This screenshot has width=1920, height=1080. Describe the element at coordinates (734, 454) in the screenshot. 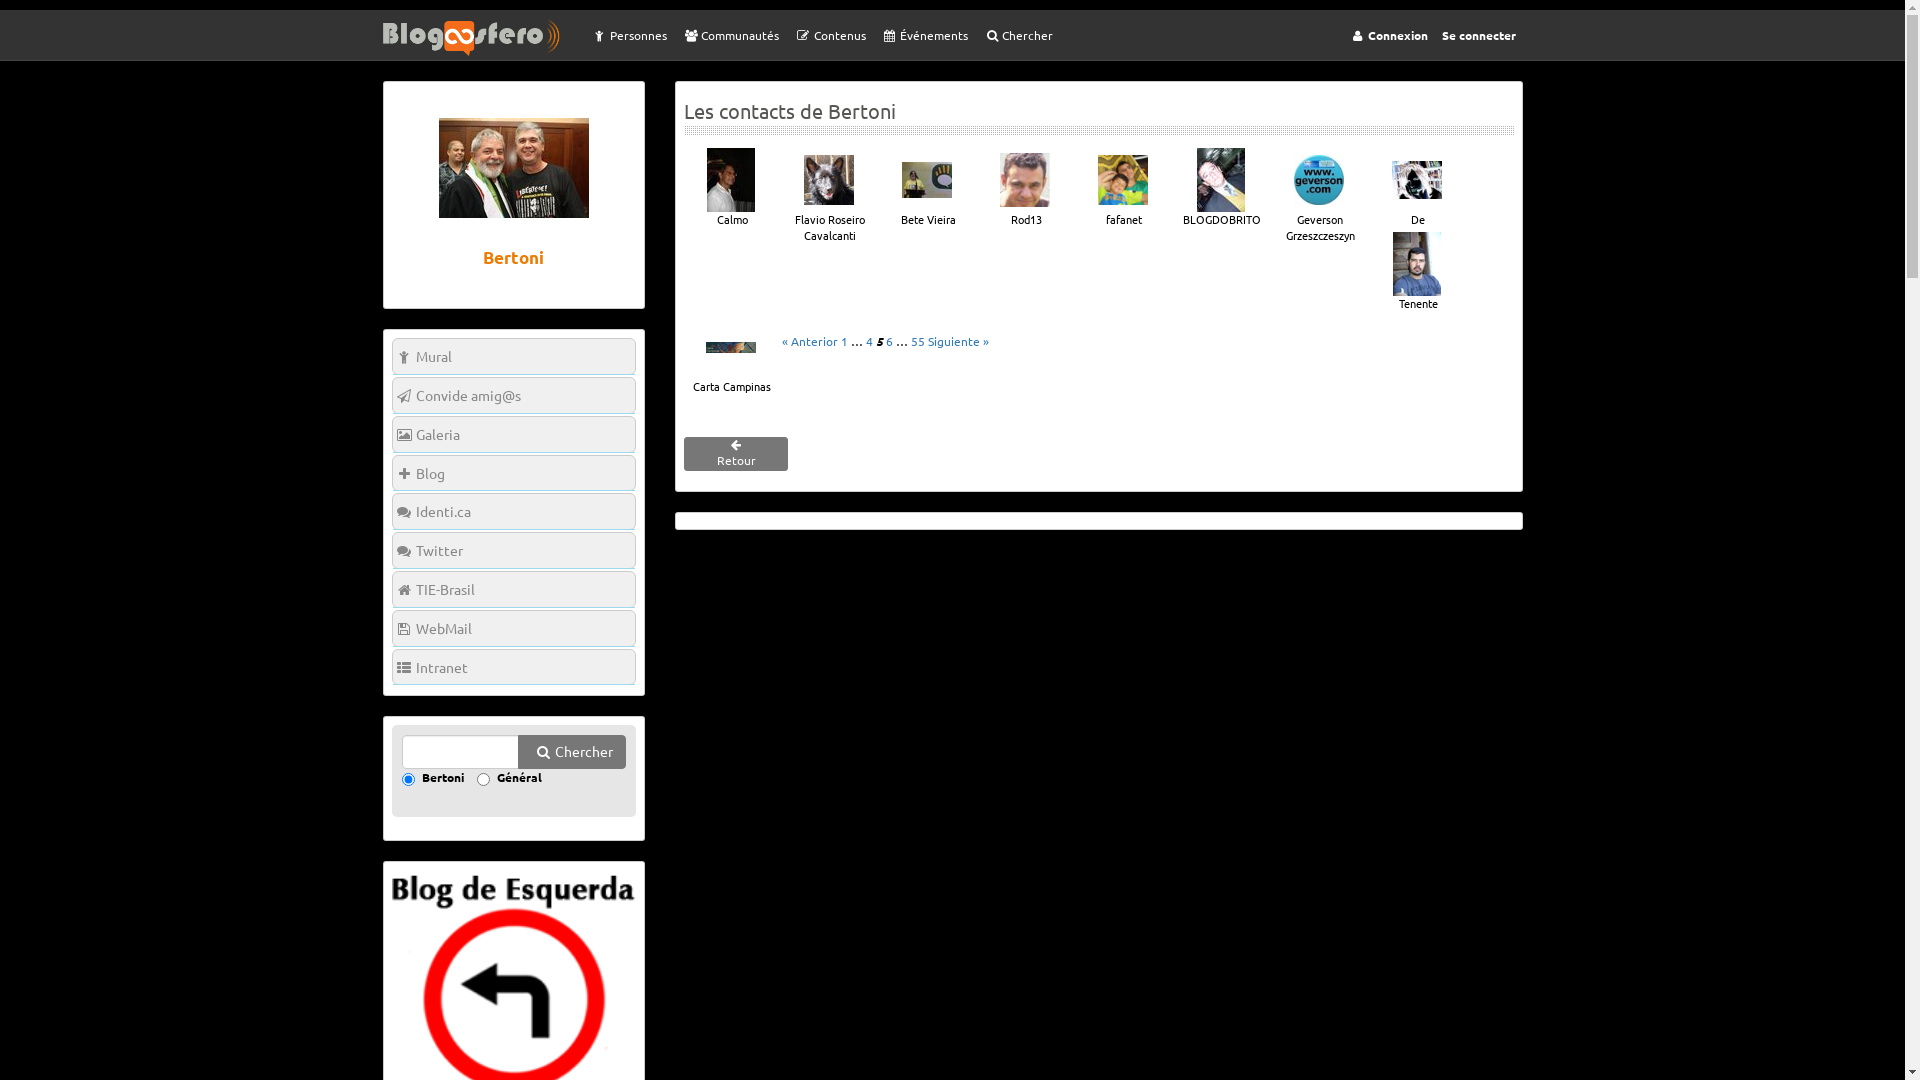

I see `'Retour'` at that location.